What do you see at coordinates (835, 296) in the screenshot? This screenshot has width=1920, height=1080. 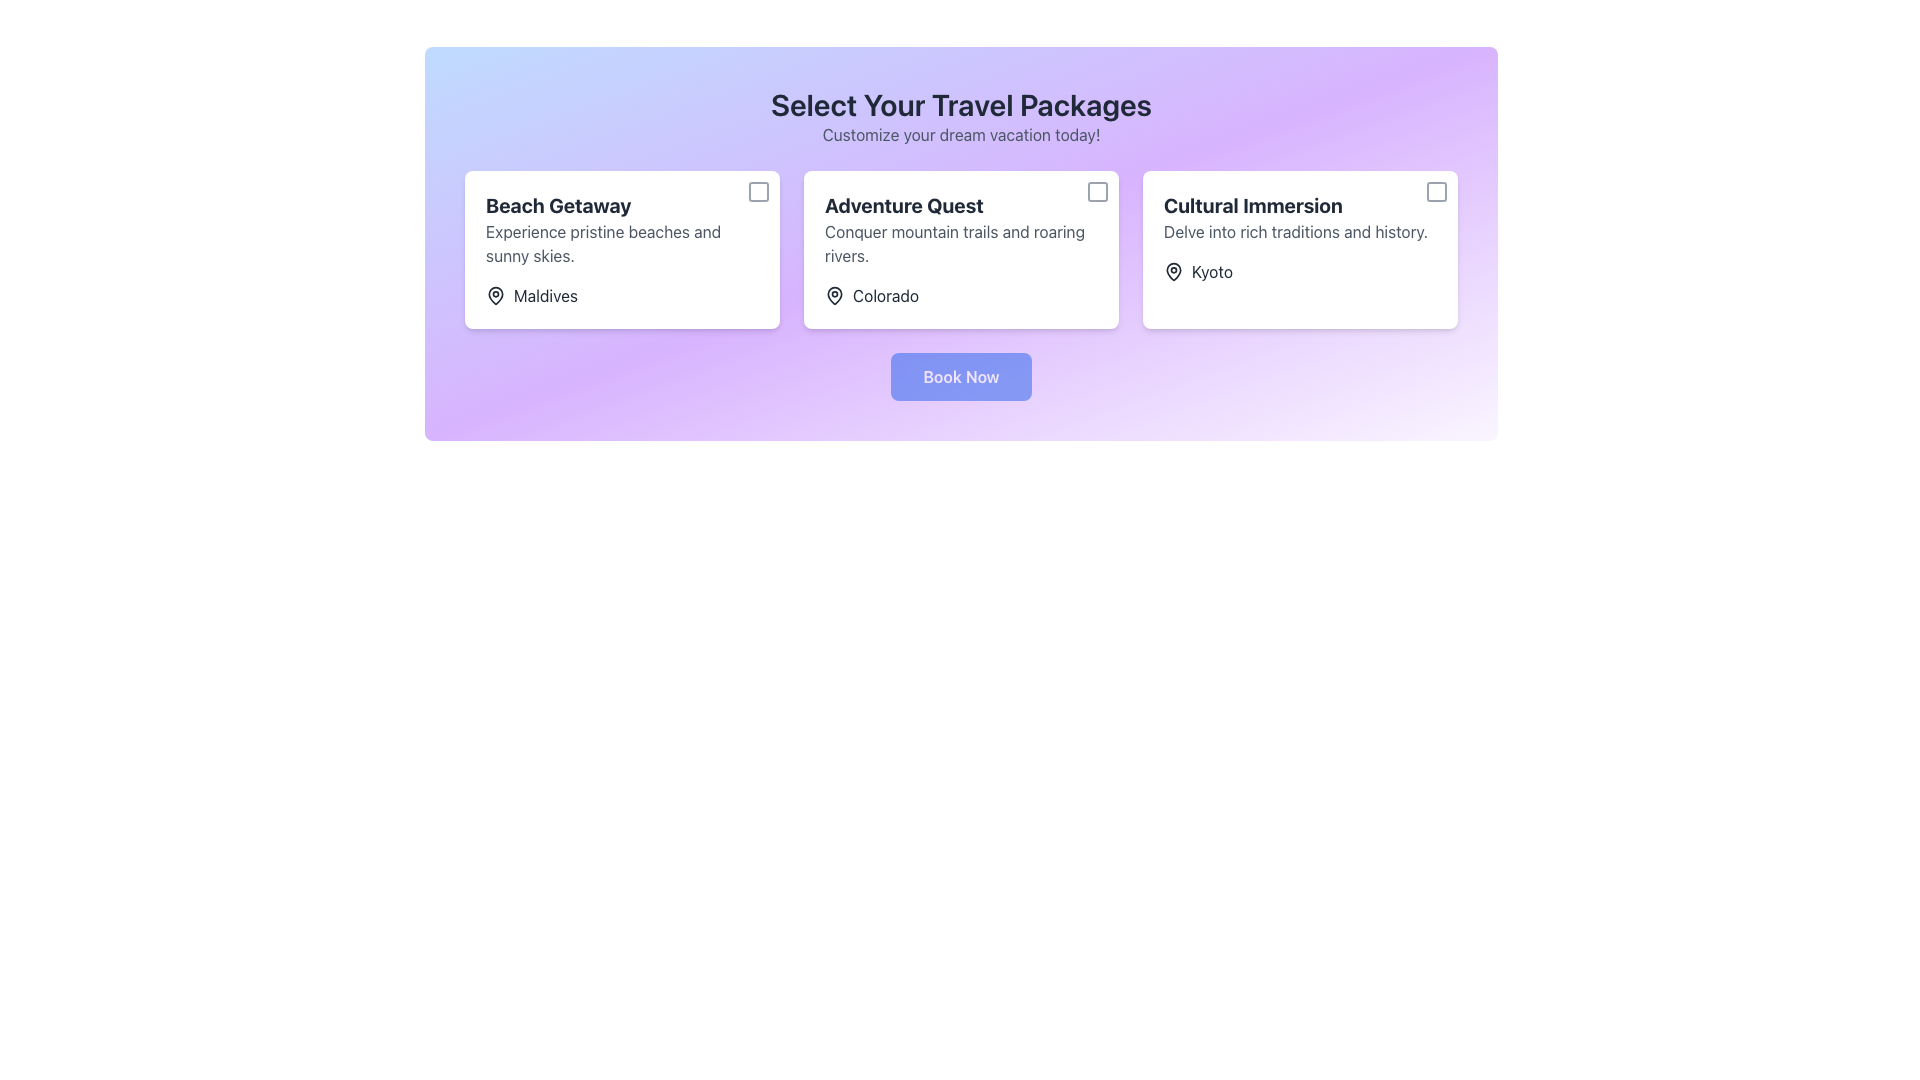 I see `the geographical location icon indicating 'Colorado' within the 'Adventure Quest' card in the travel package selection interface` at bounding box center [835, 296].